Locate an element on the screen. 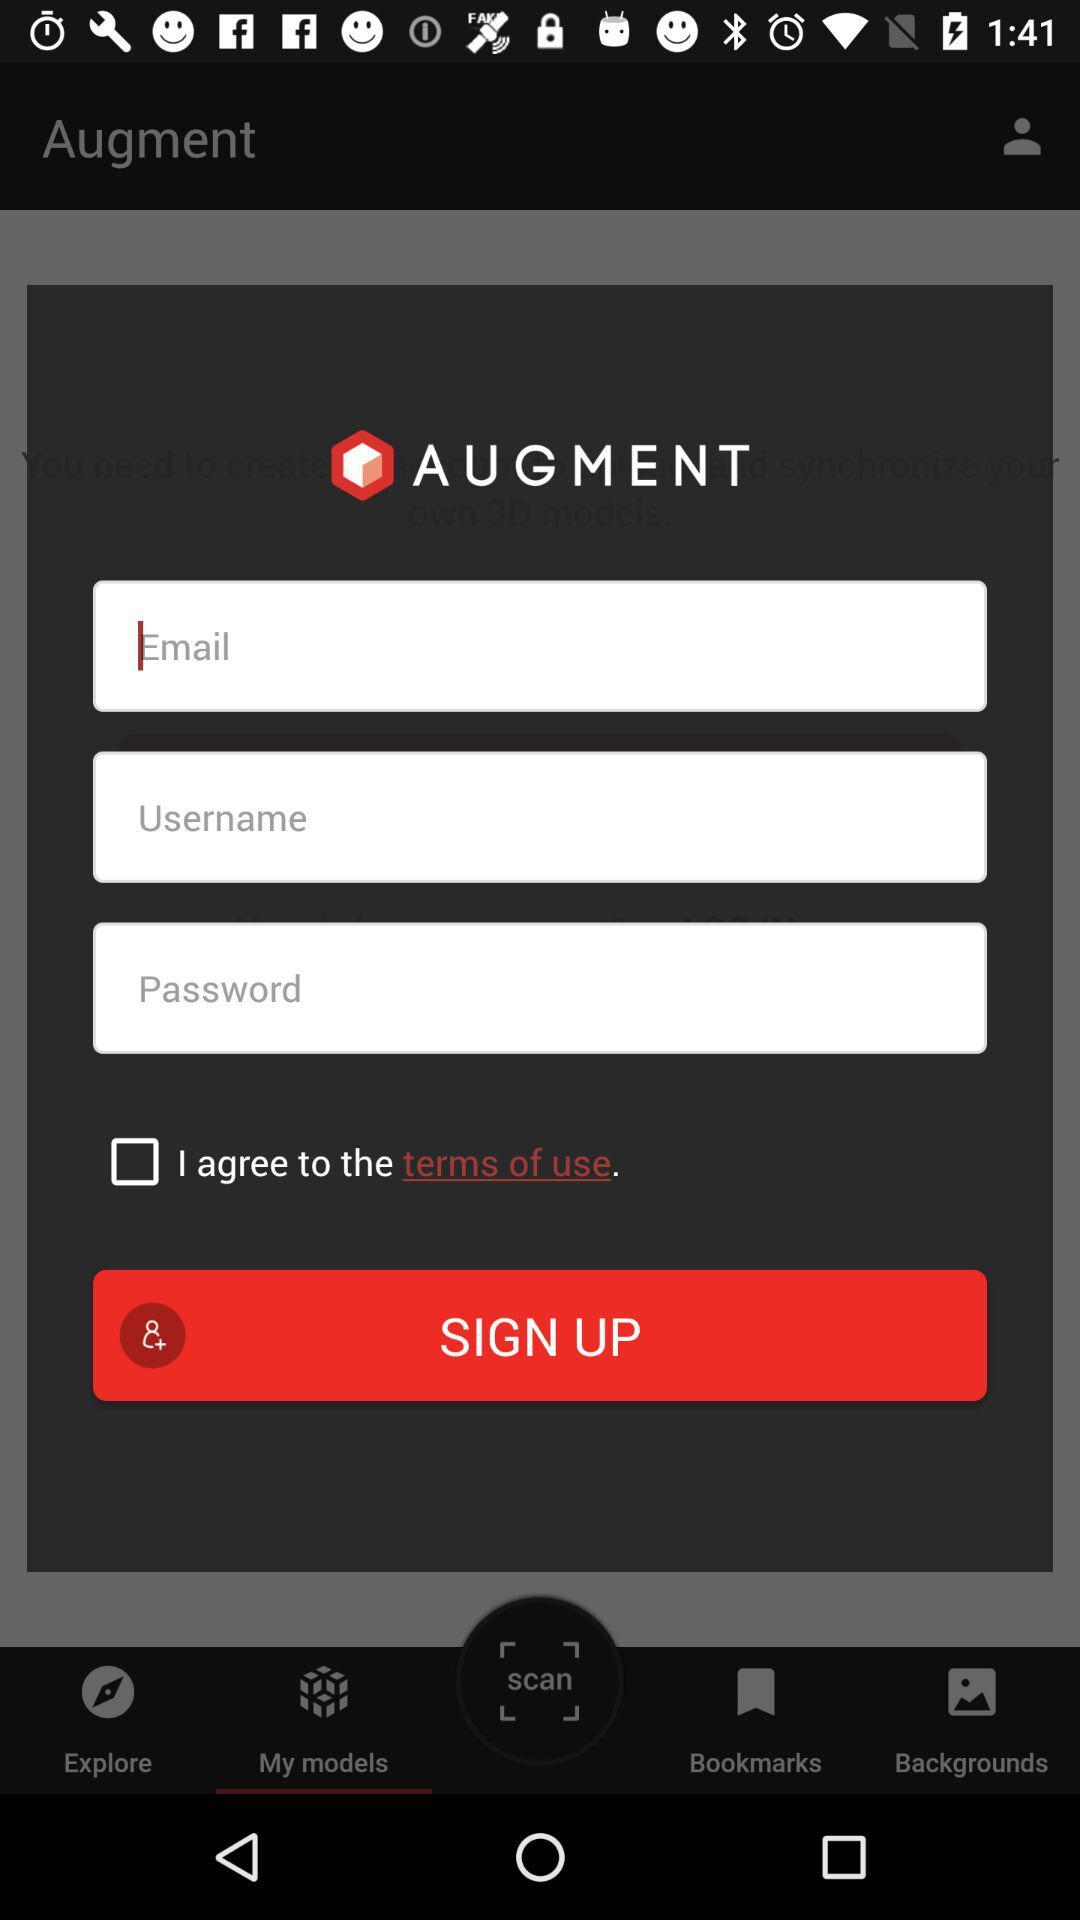  icon on the left is located at coordinates (135, 1161).